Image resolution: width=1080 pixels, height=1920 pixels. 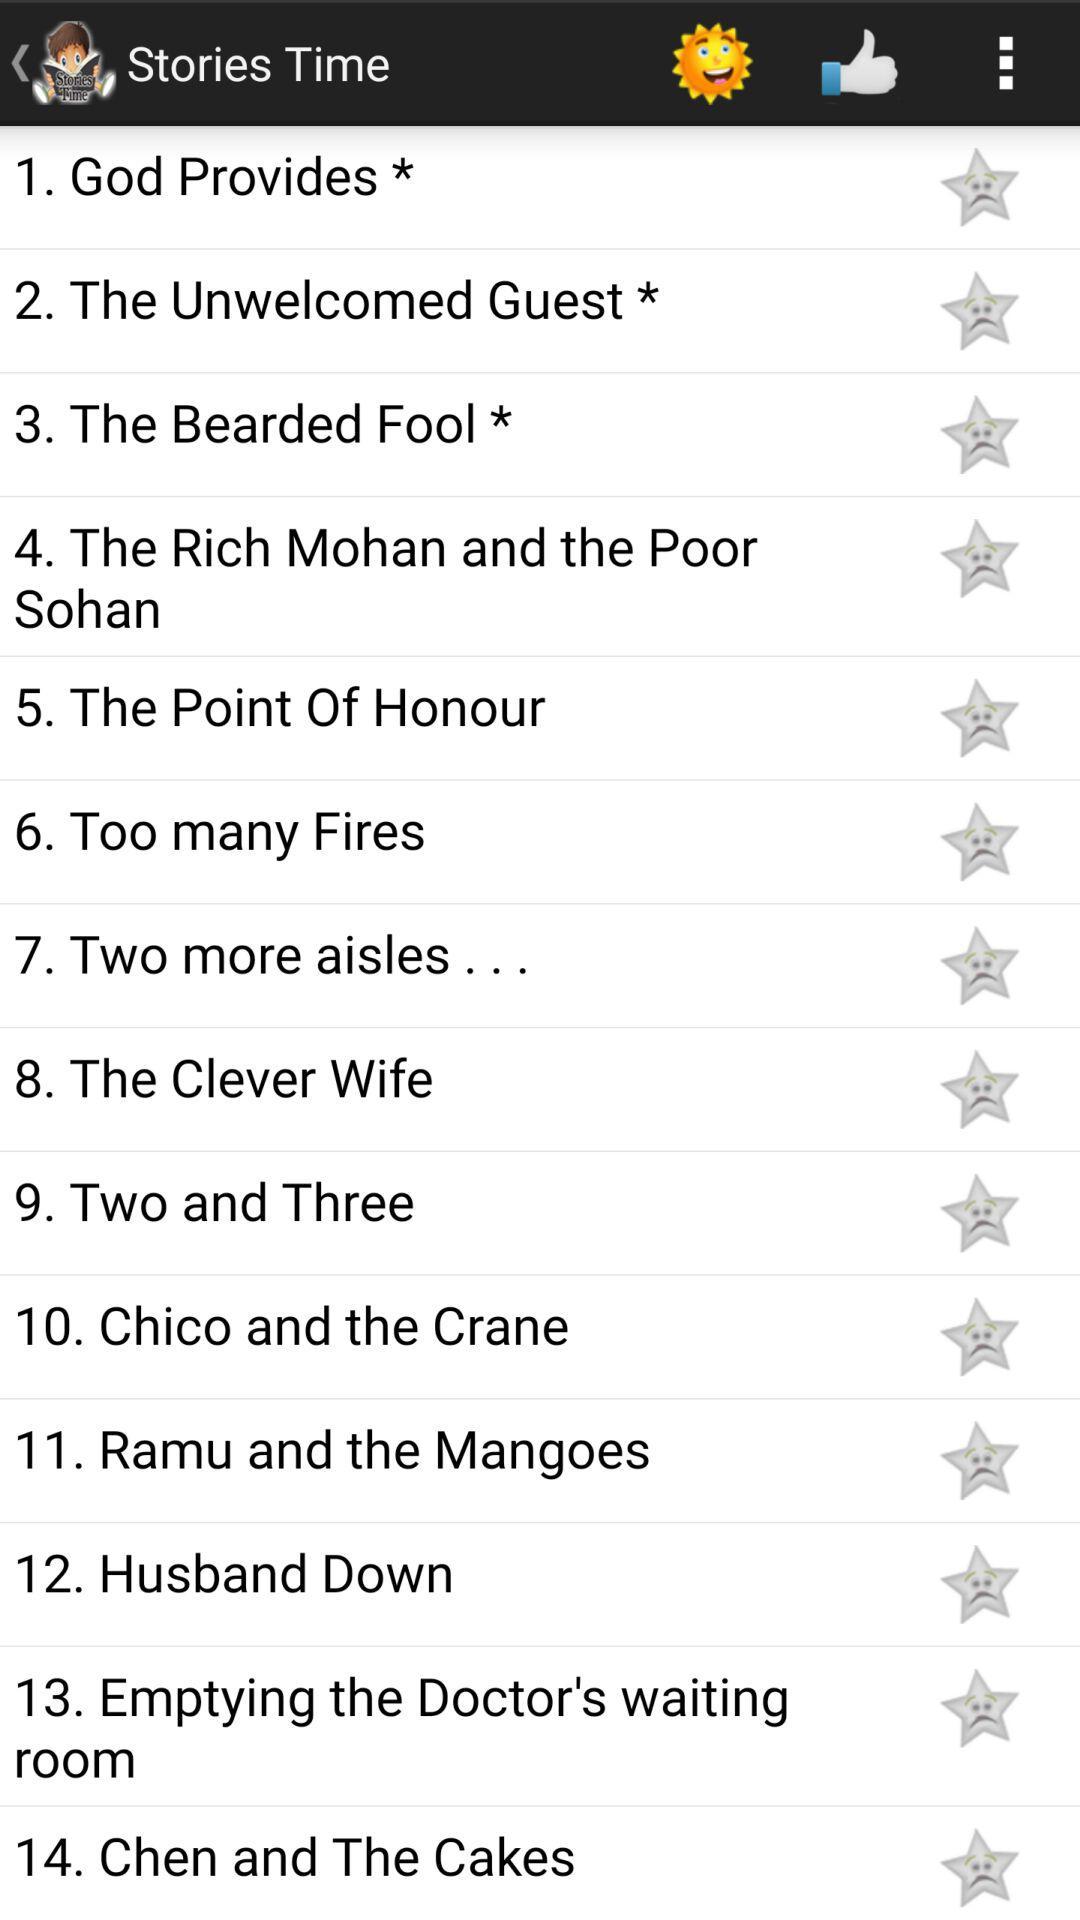 What do you see at coordinates (978, 1866) in the screenshot?
I see `favorite` at bounding box center [978, 1866].